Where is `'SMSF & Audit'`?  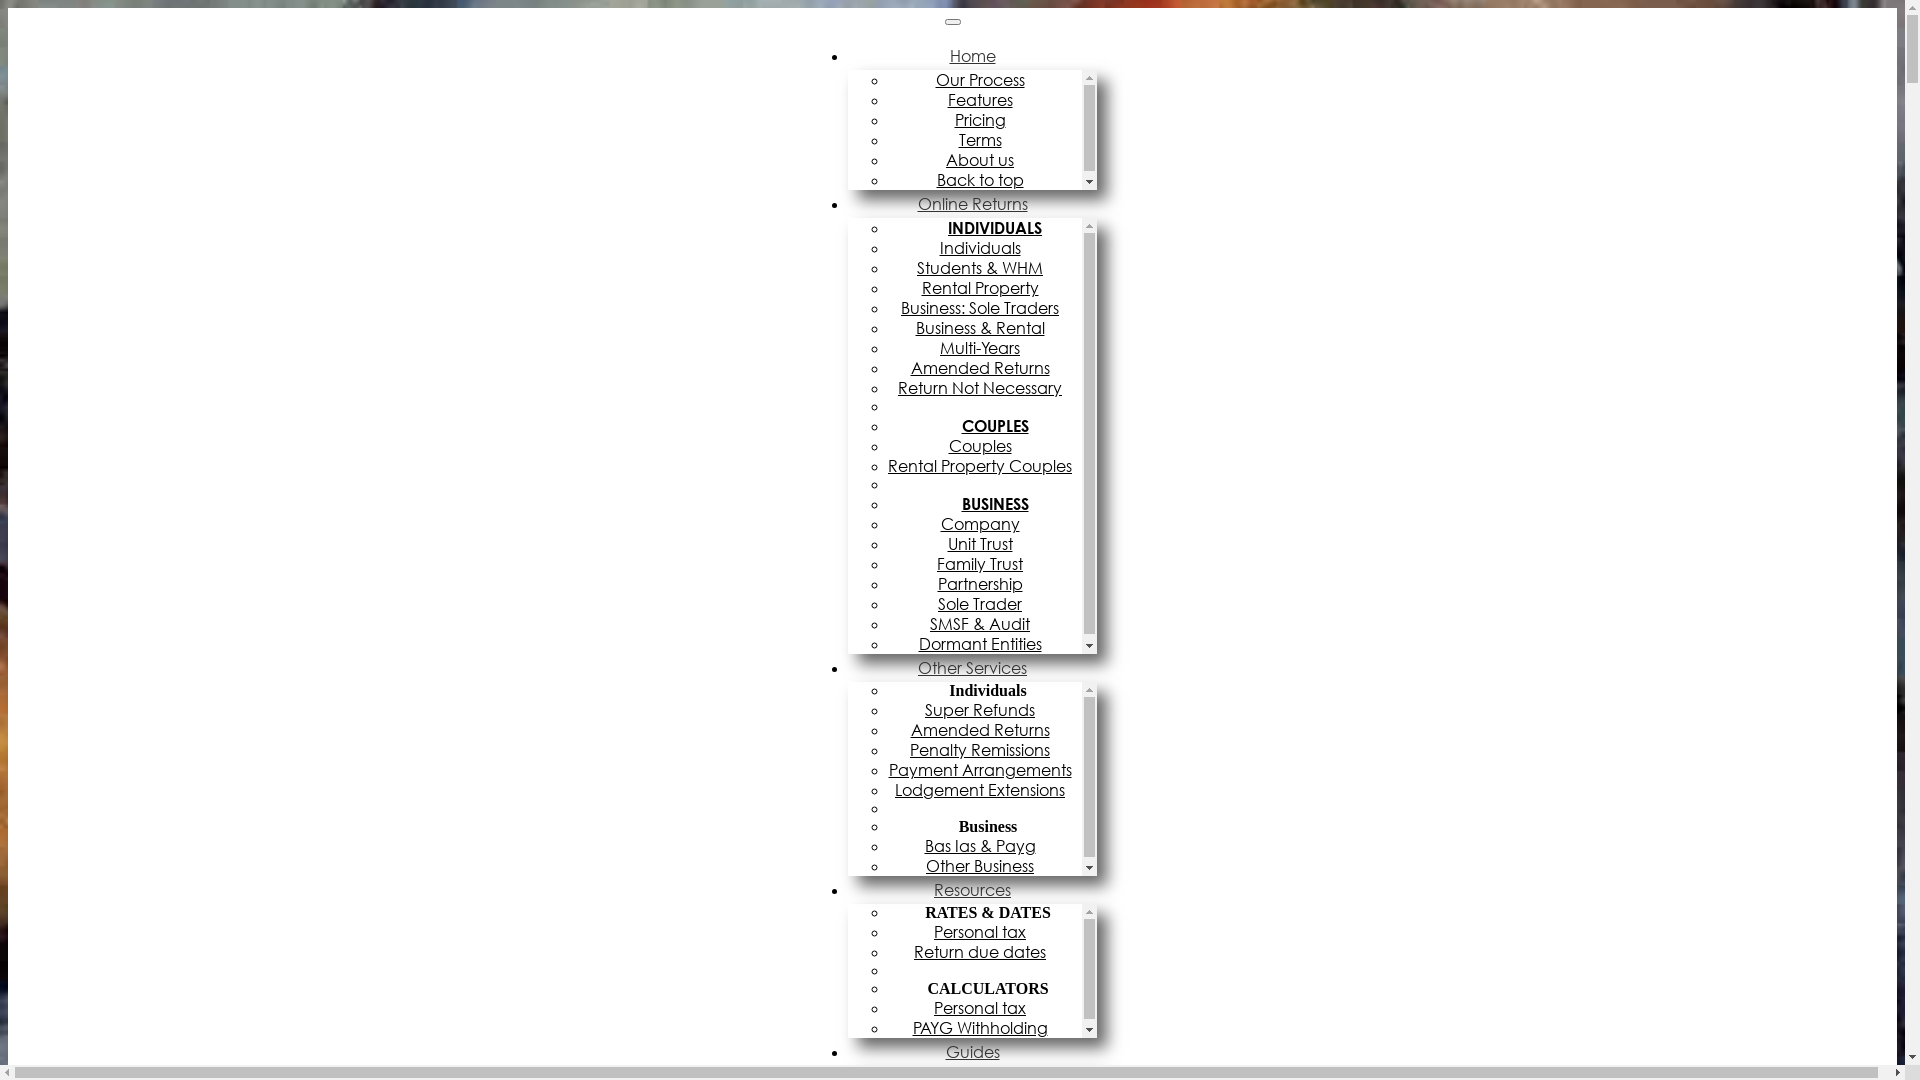 'SMSF & Audit' is located at coordinates (984, 623).